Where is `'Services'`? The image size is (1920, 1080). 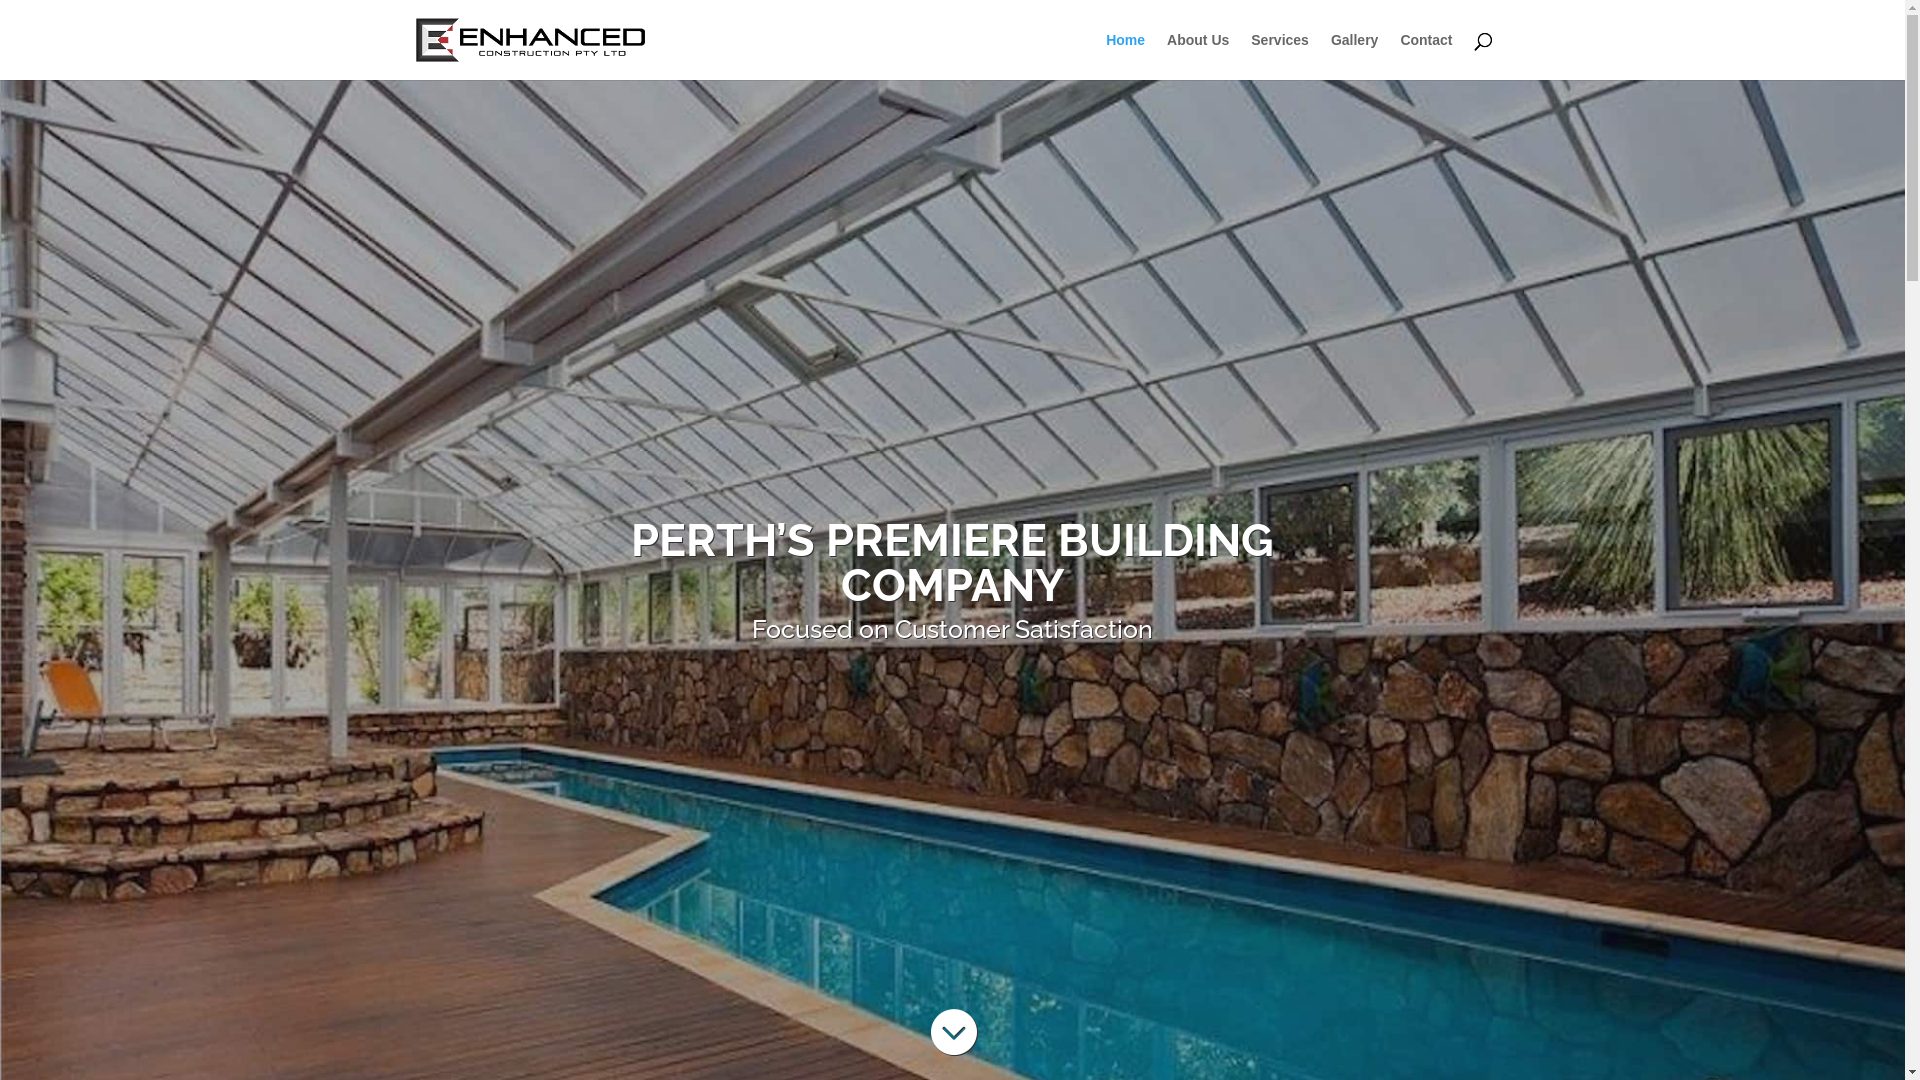 'Services' is located at coordinates (1280, 55).